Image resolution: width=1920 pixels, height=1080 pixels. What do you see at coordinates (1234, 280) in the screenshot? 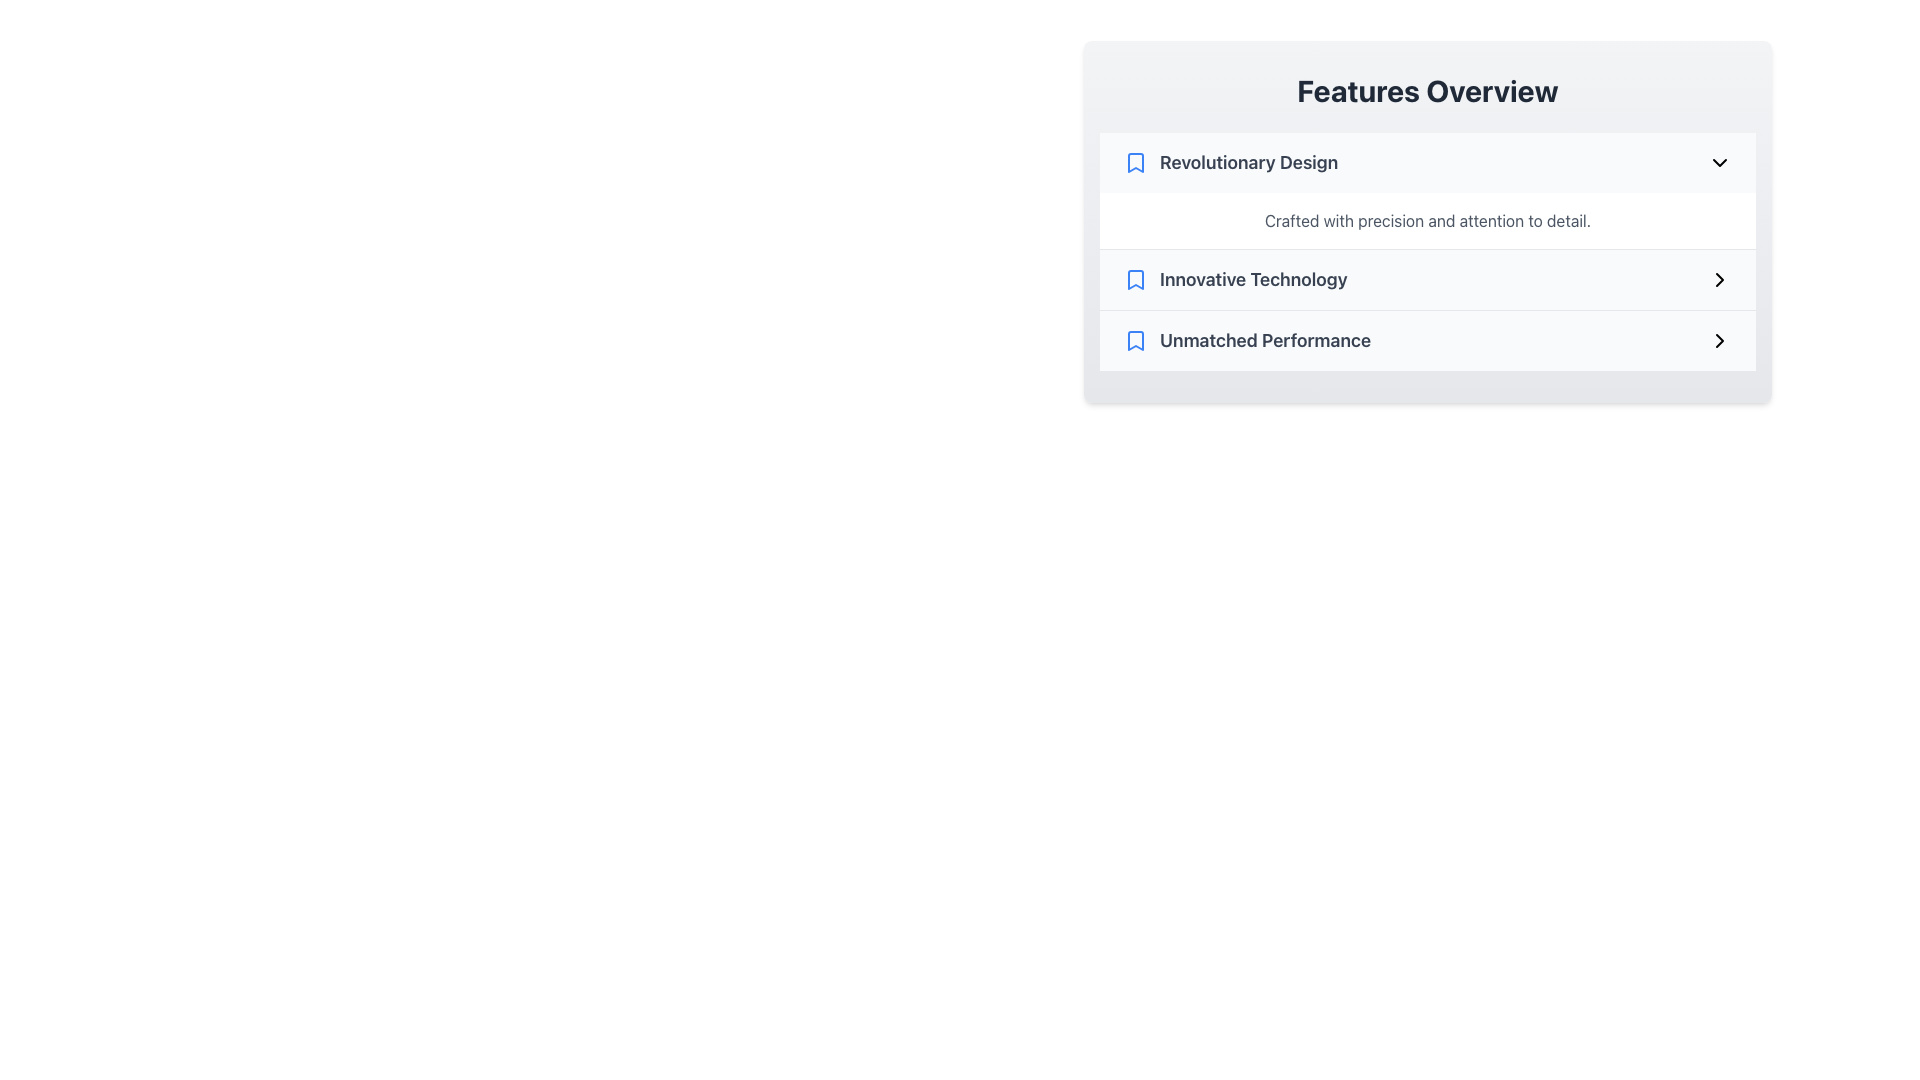
I see `to select the 'Innovative Technology' entry, which is the second item in the vertically stacked list within the 'Features Overview' section, identified by its bookmark icon and bold text style` at bounding box center [1234, 280].